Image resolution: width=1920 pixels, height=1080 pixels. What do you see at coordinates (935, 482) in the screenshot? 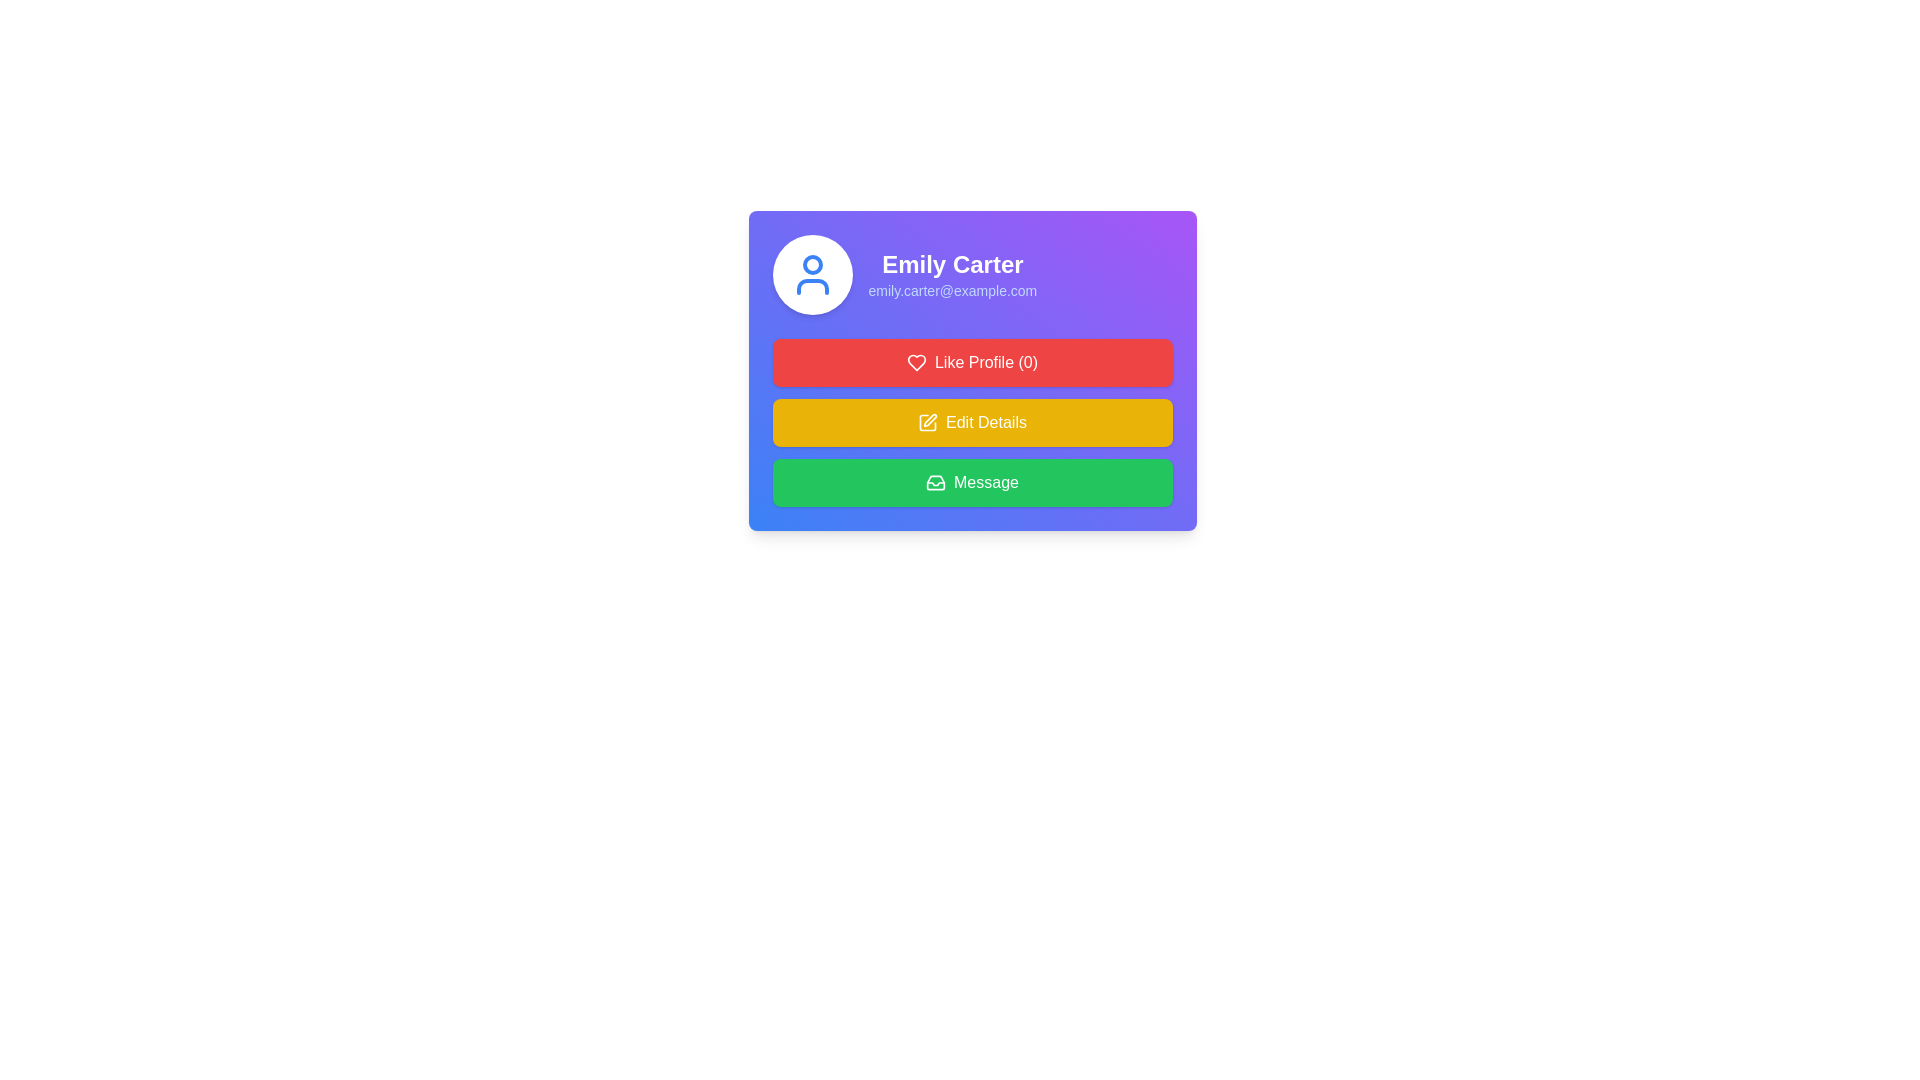
I see `the 'Message' button, which is the third button in a vertical stack` at bounding box center [935, 482].